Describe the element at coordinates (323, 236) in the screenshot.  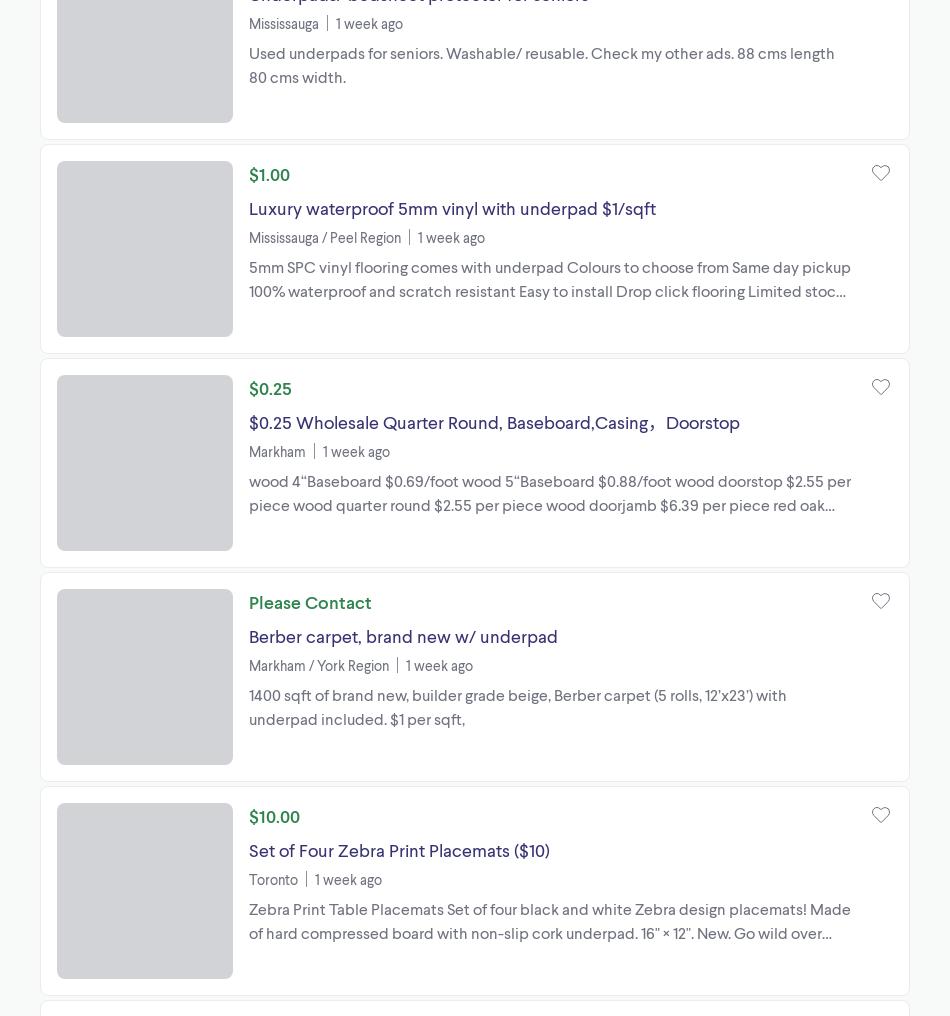
I see `'Mississauga / Peel Region'` at that location.